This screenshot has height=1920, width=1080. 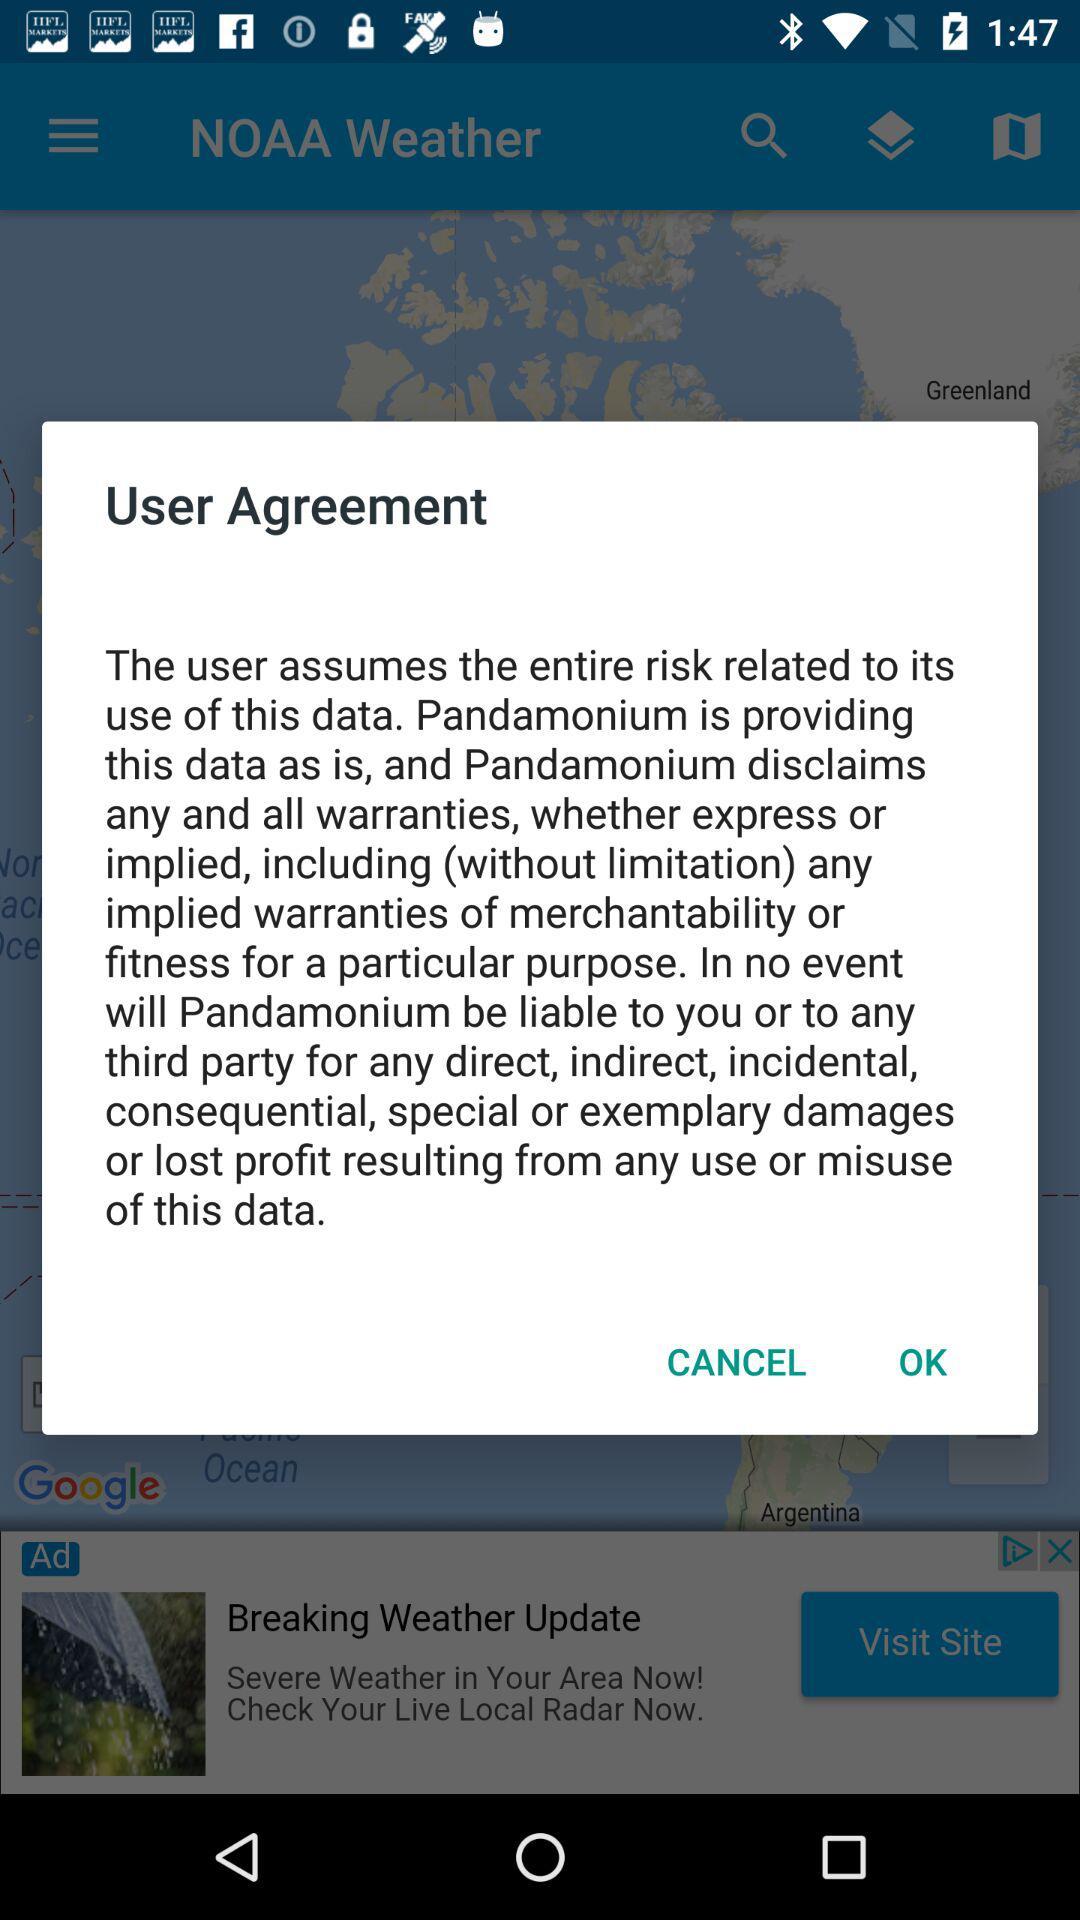 What do you see at coordinates (736, 1360) in the screenshot?
I see `the cancel item` at bounding box center [736, 1360].